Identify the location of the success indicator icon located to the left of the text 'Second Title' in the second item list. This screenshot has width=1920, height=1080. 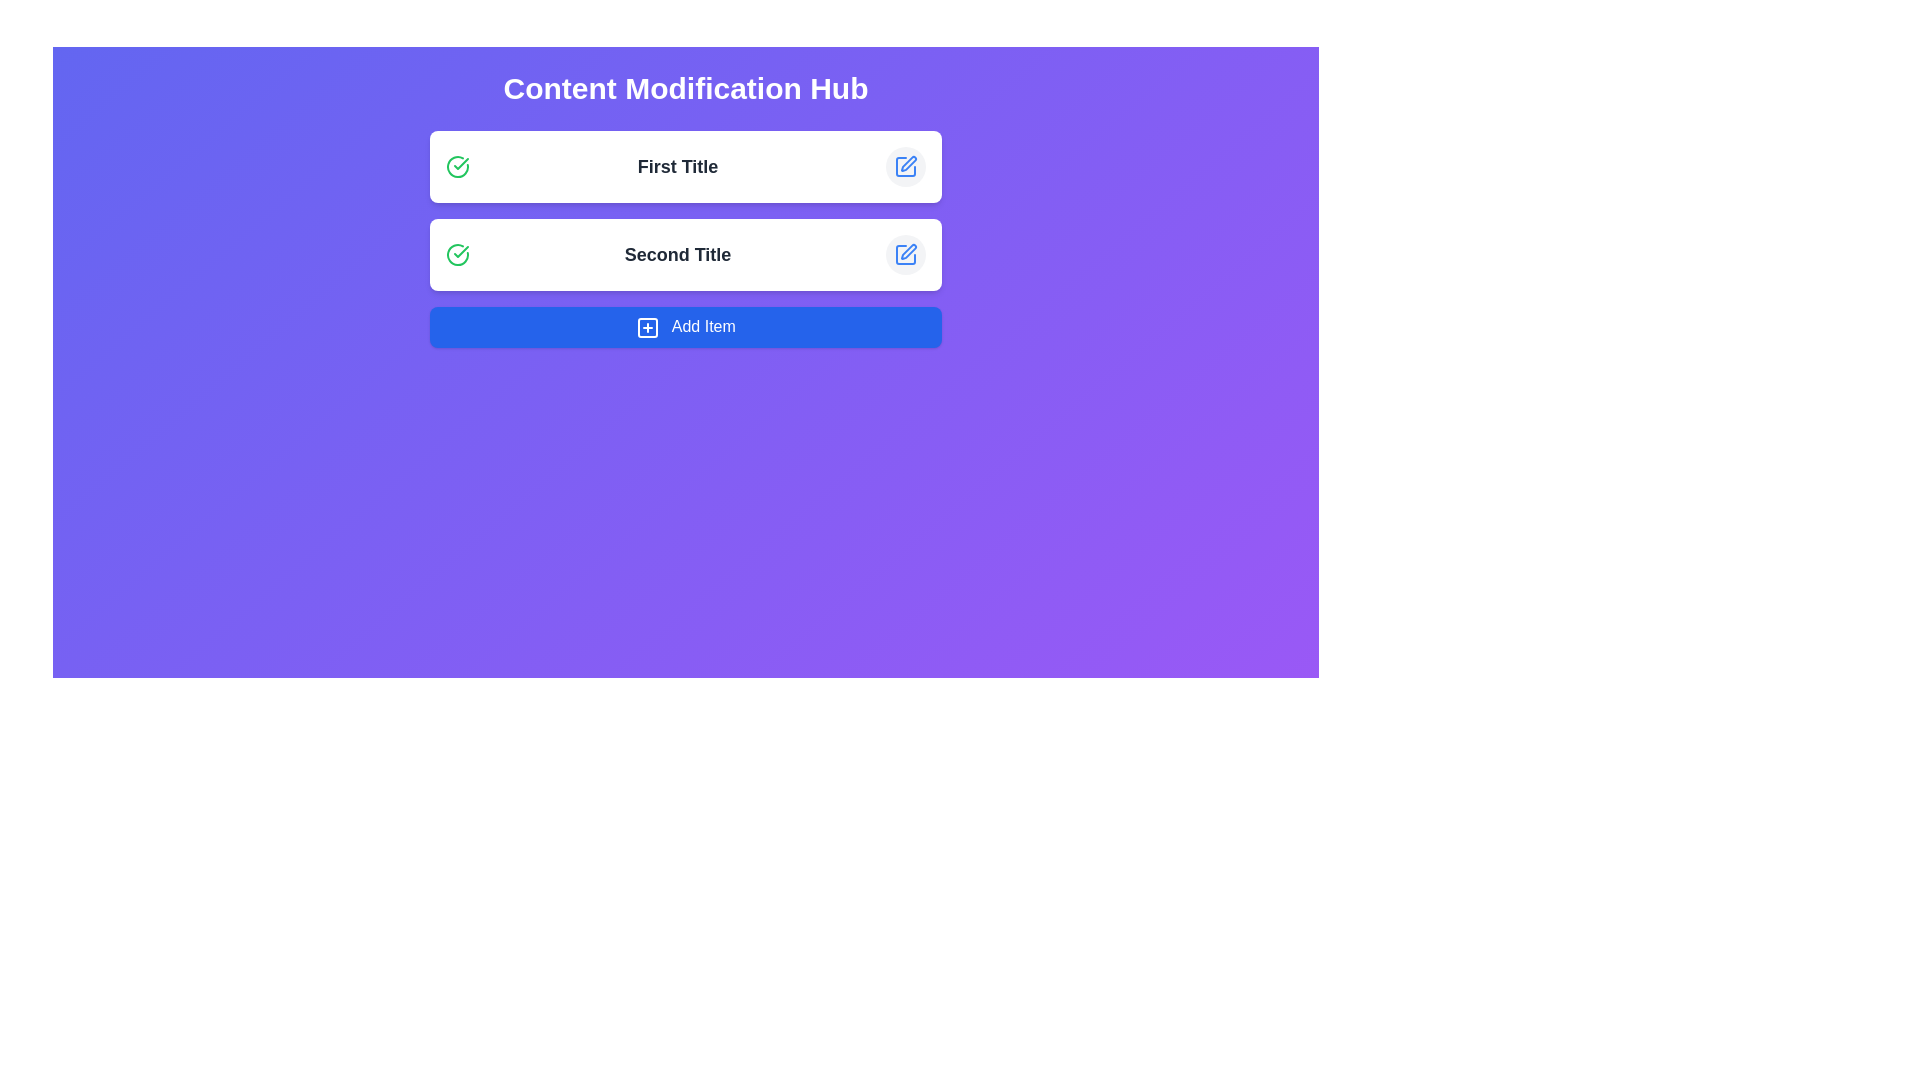
(456, 165).